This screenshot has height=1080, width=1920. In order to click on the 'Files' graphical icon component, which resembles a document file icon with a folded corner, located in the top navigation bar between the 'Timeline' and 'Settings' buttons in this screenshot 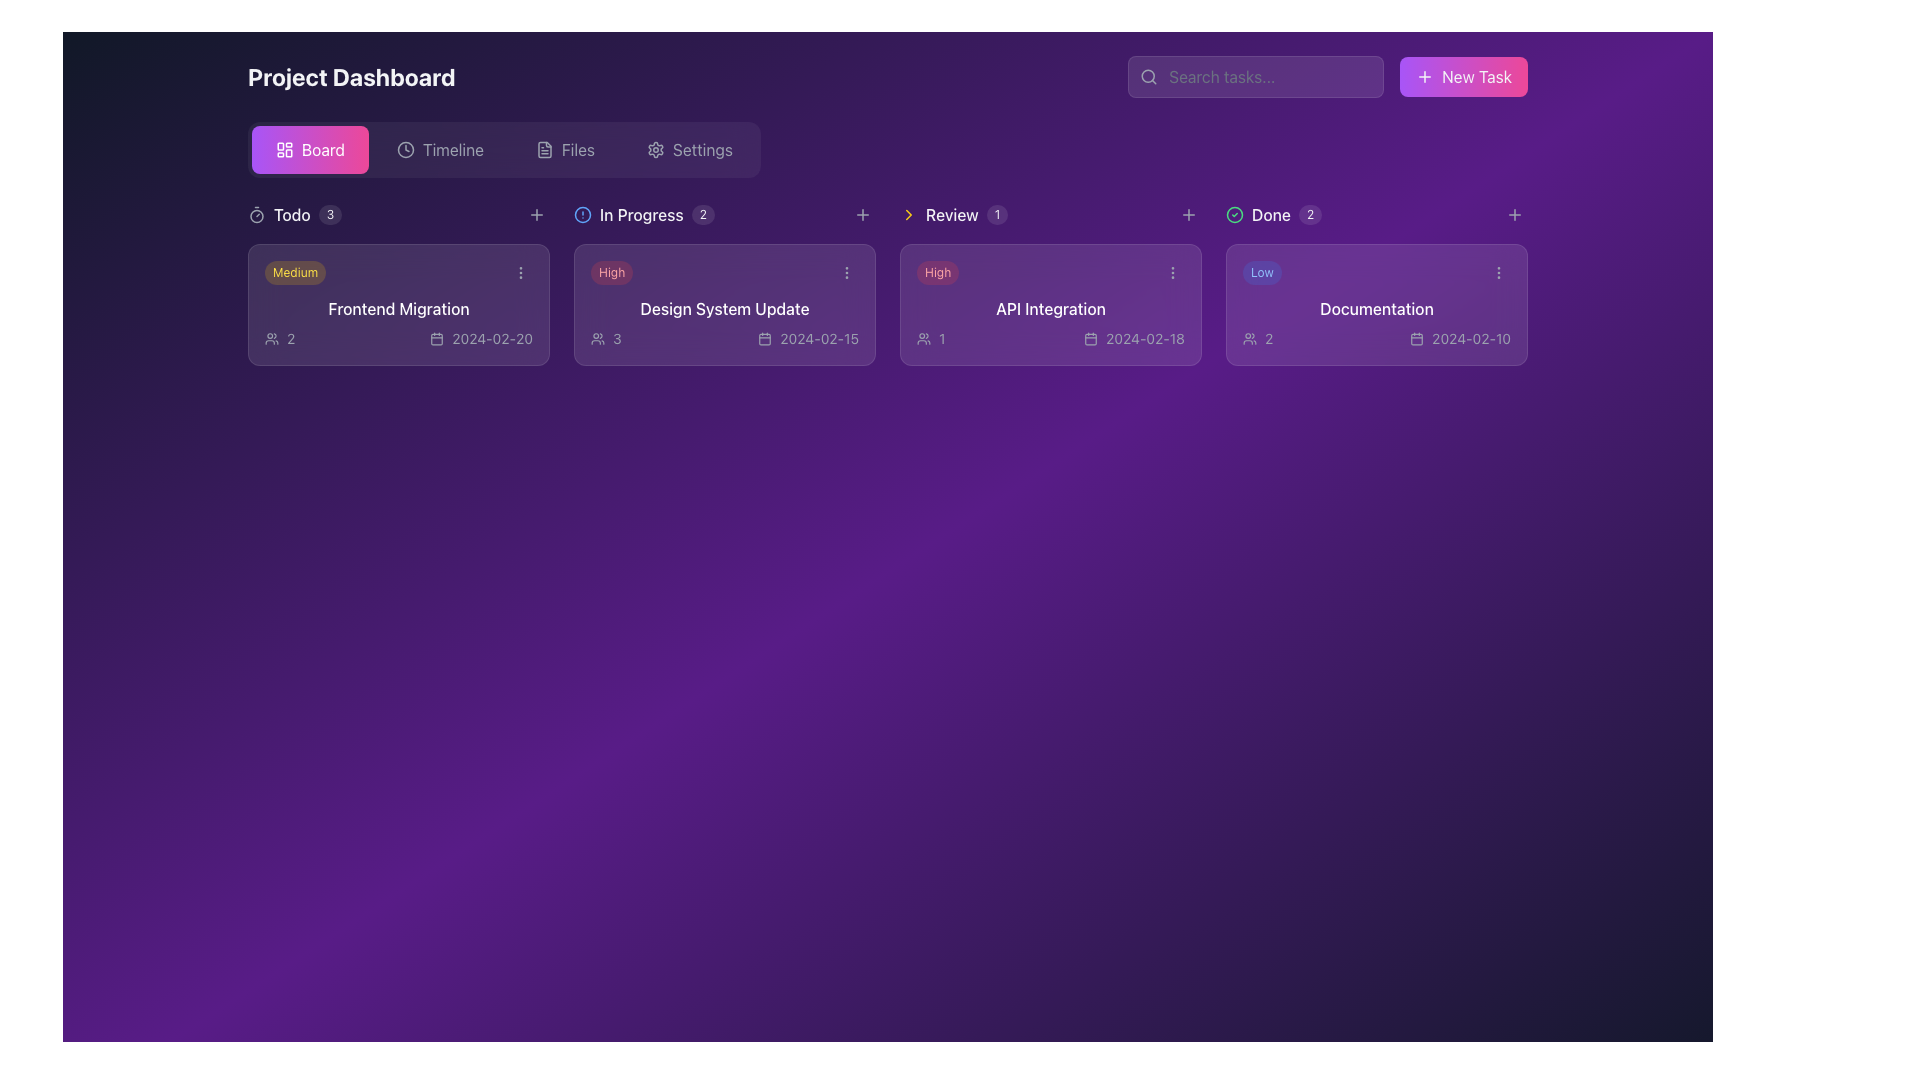, I will do `click(544, 149)`.